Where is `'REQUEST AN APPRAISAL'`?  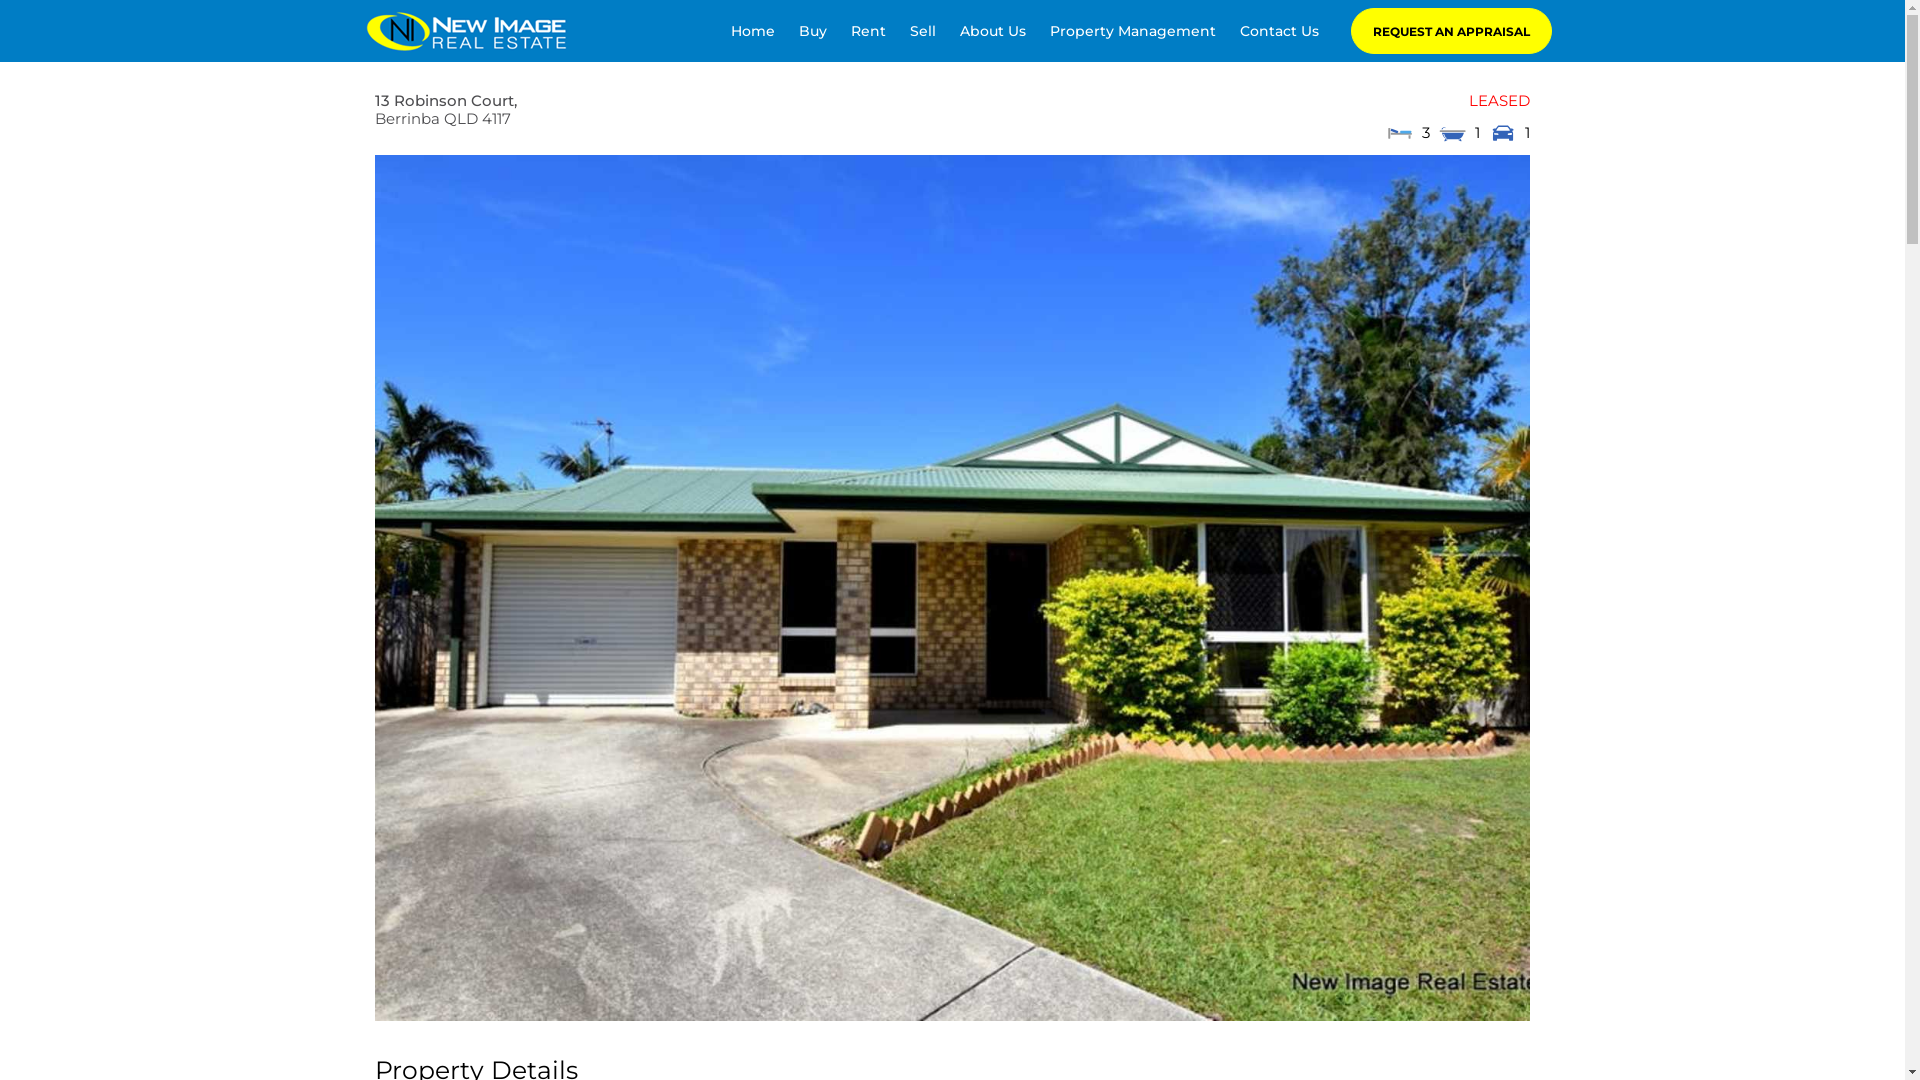
'REQUEST AN APPRAISAL' is located at coordinates (1451, 31).